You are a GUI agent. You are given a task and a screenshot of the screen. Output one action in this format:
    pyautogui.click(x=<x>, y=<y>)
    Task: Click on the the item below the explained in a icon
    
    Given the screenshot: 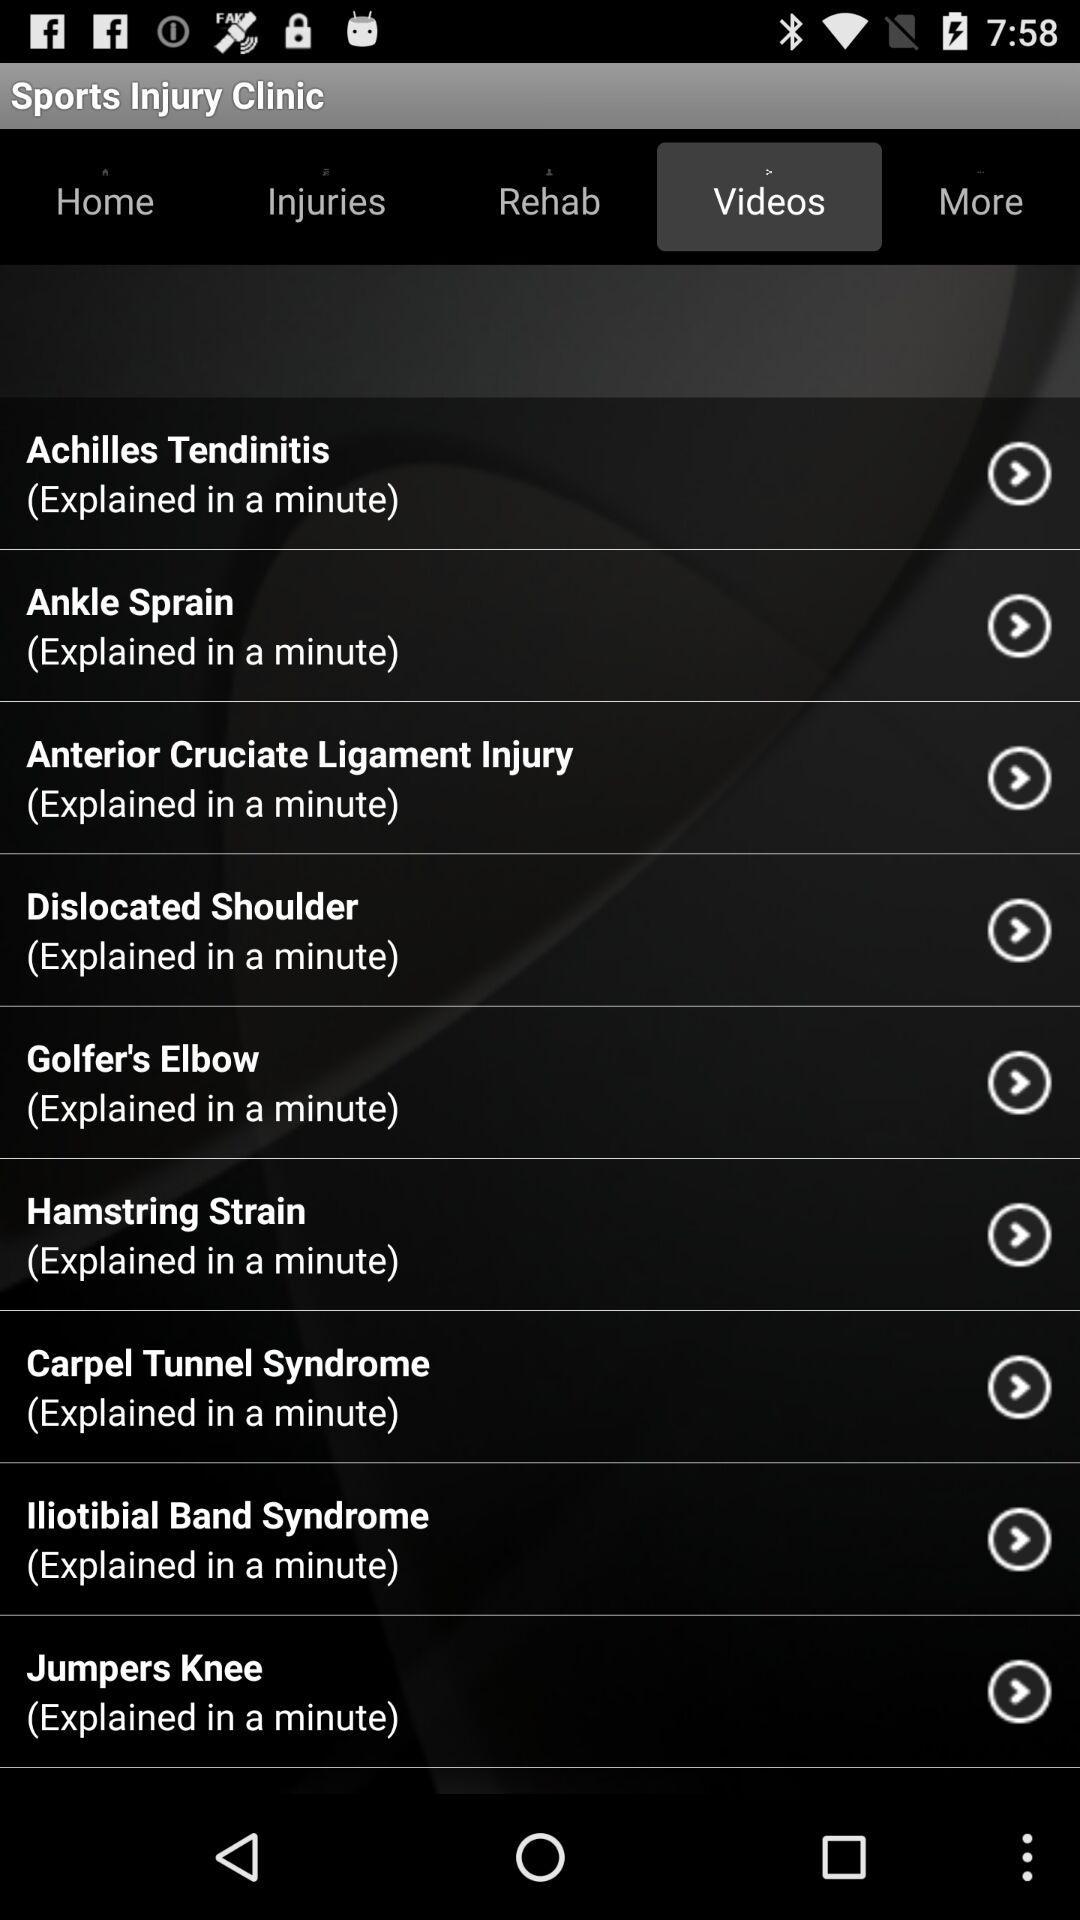 What is the action you would take?
    pyautogui.click(x=165, y=1208)
    